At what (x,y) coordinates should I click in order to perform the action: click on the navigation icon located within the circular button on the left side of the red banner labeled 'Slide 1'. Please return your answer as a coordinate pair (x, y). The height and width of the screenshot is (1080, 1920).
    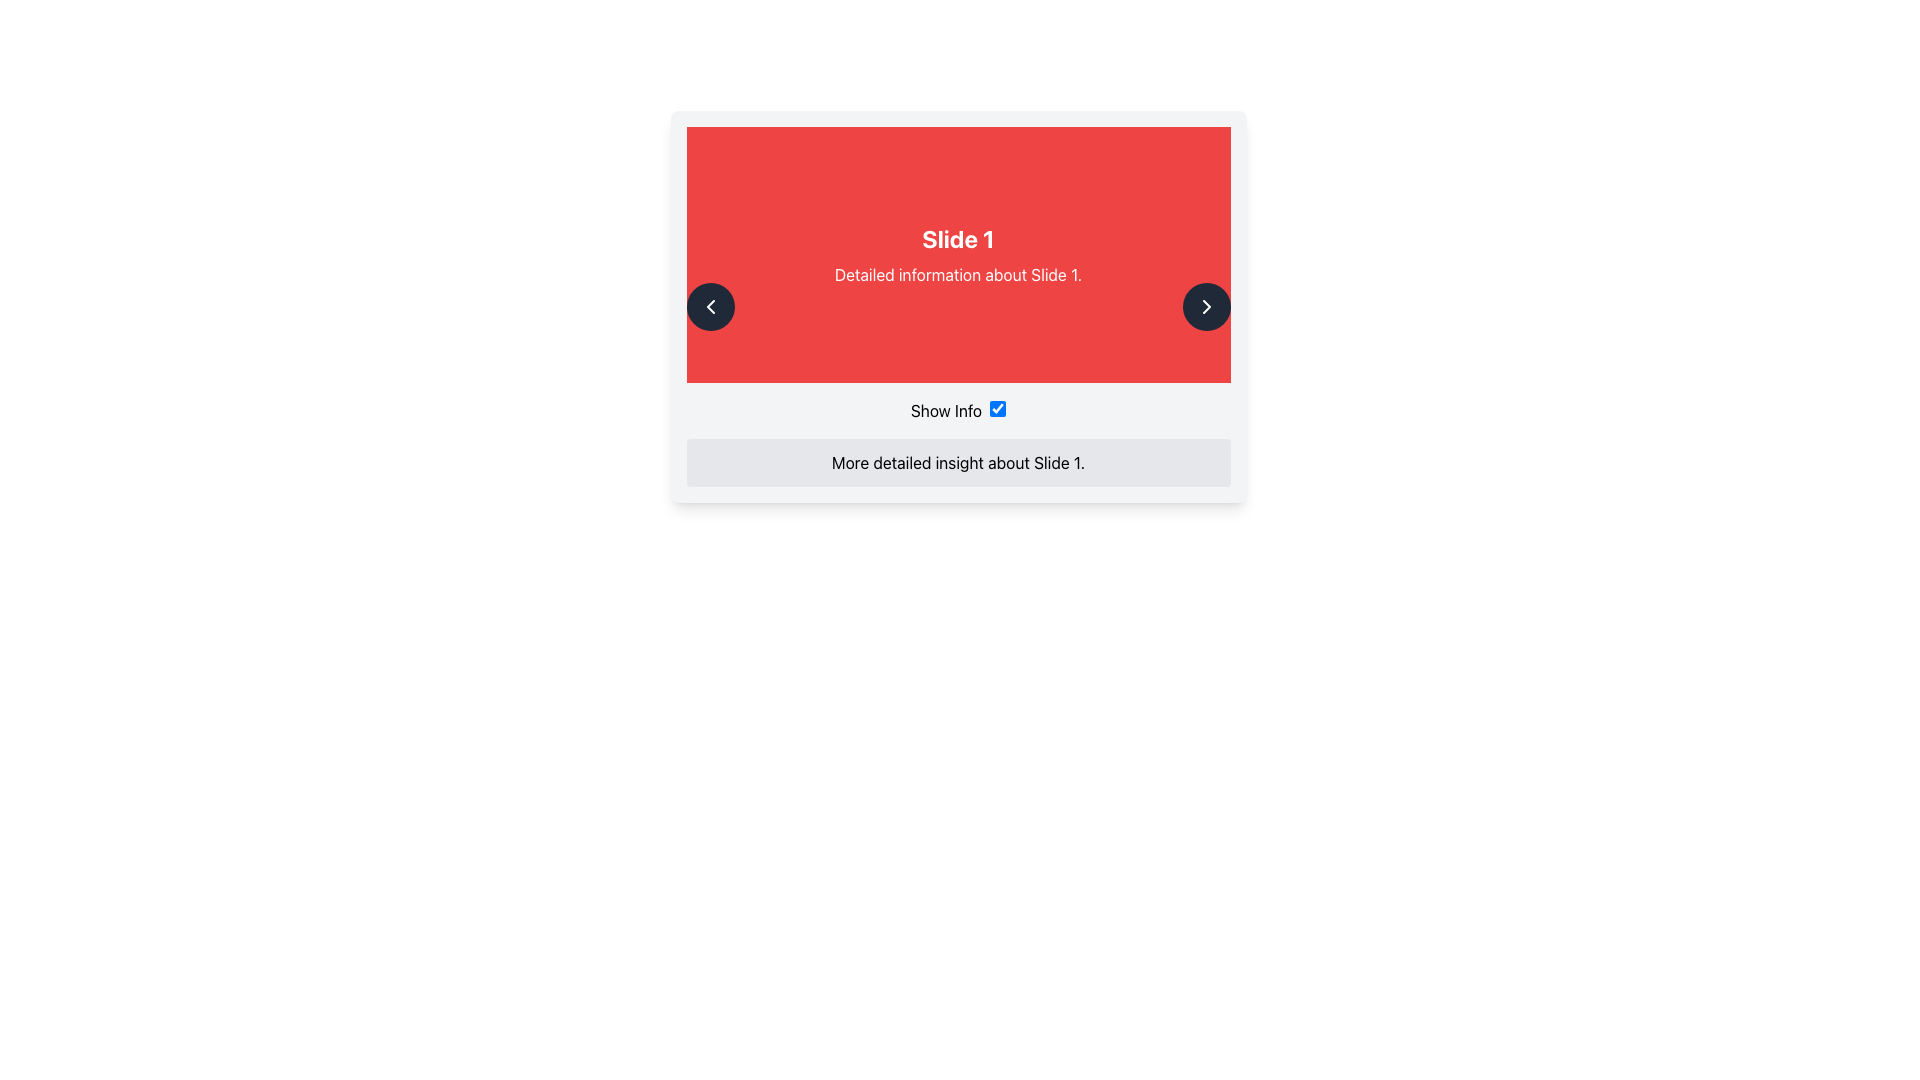
    Looking at the image, I should click on (710, 307).